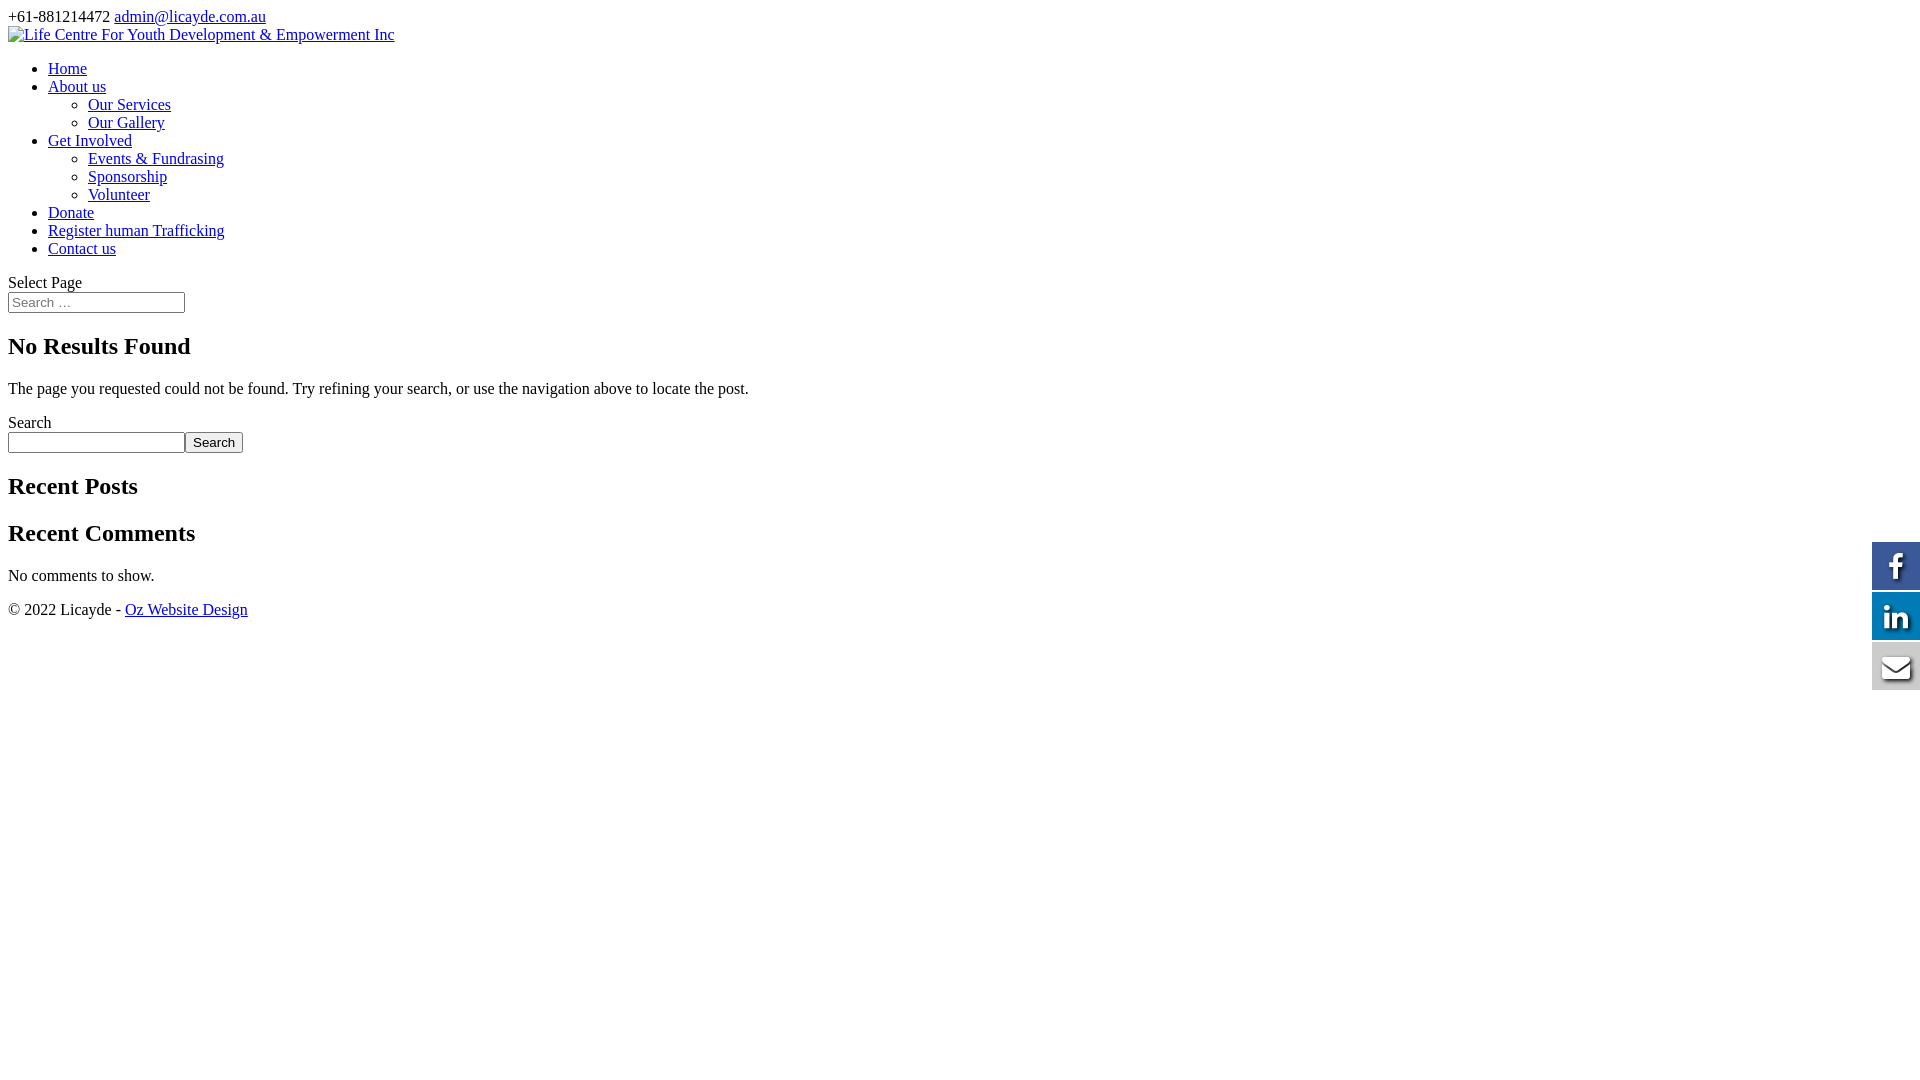  I want to click on 'About us', so click(76, 85).